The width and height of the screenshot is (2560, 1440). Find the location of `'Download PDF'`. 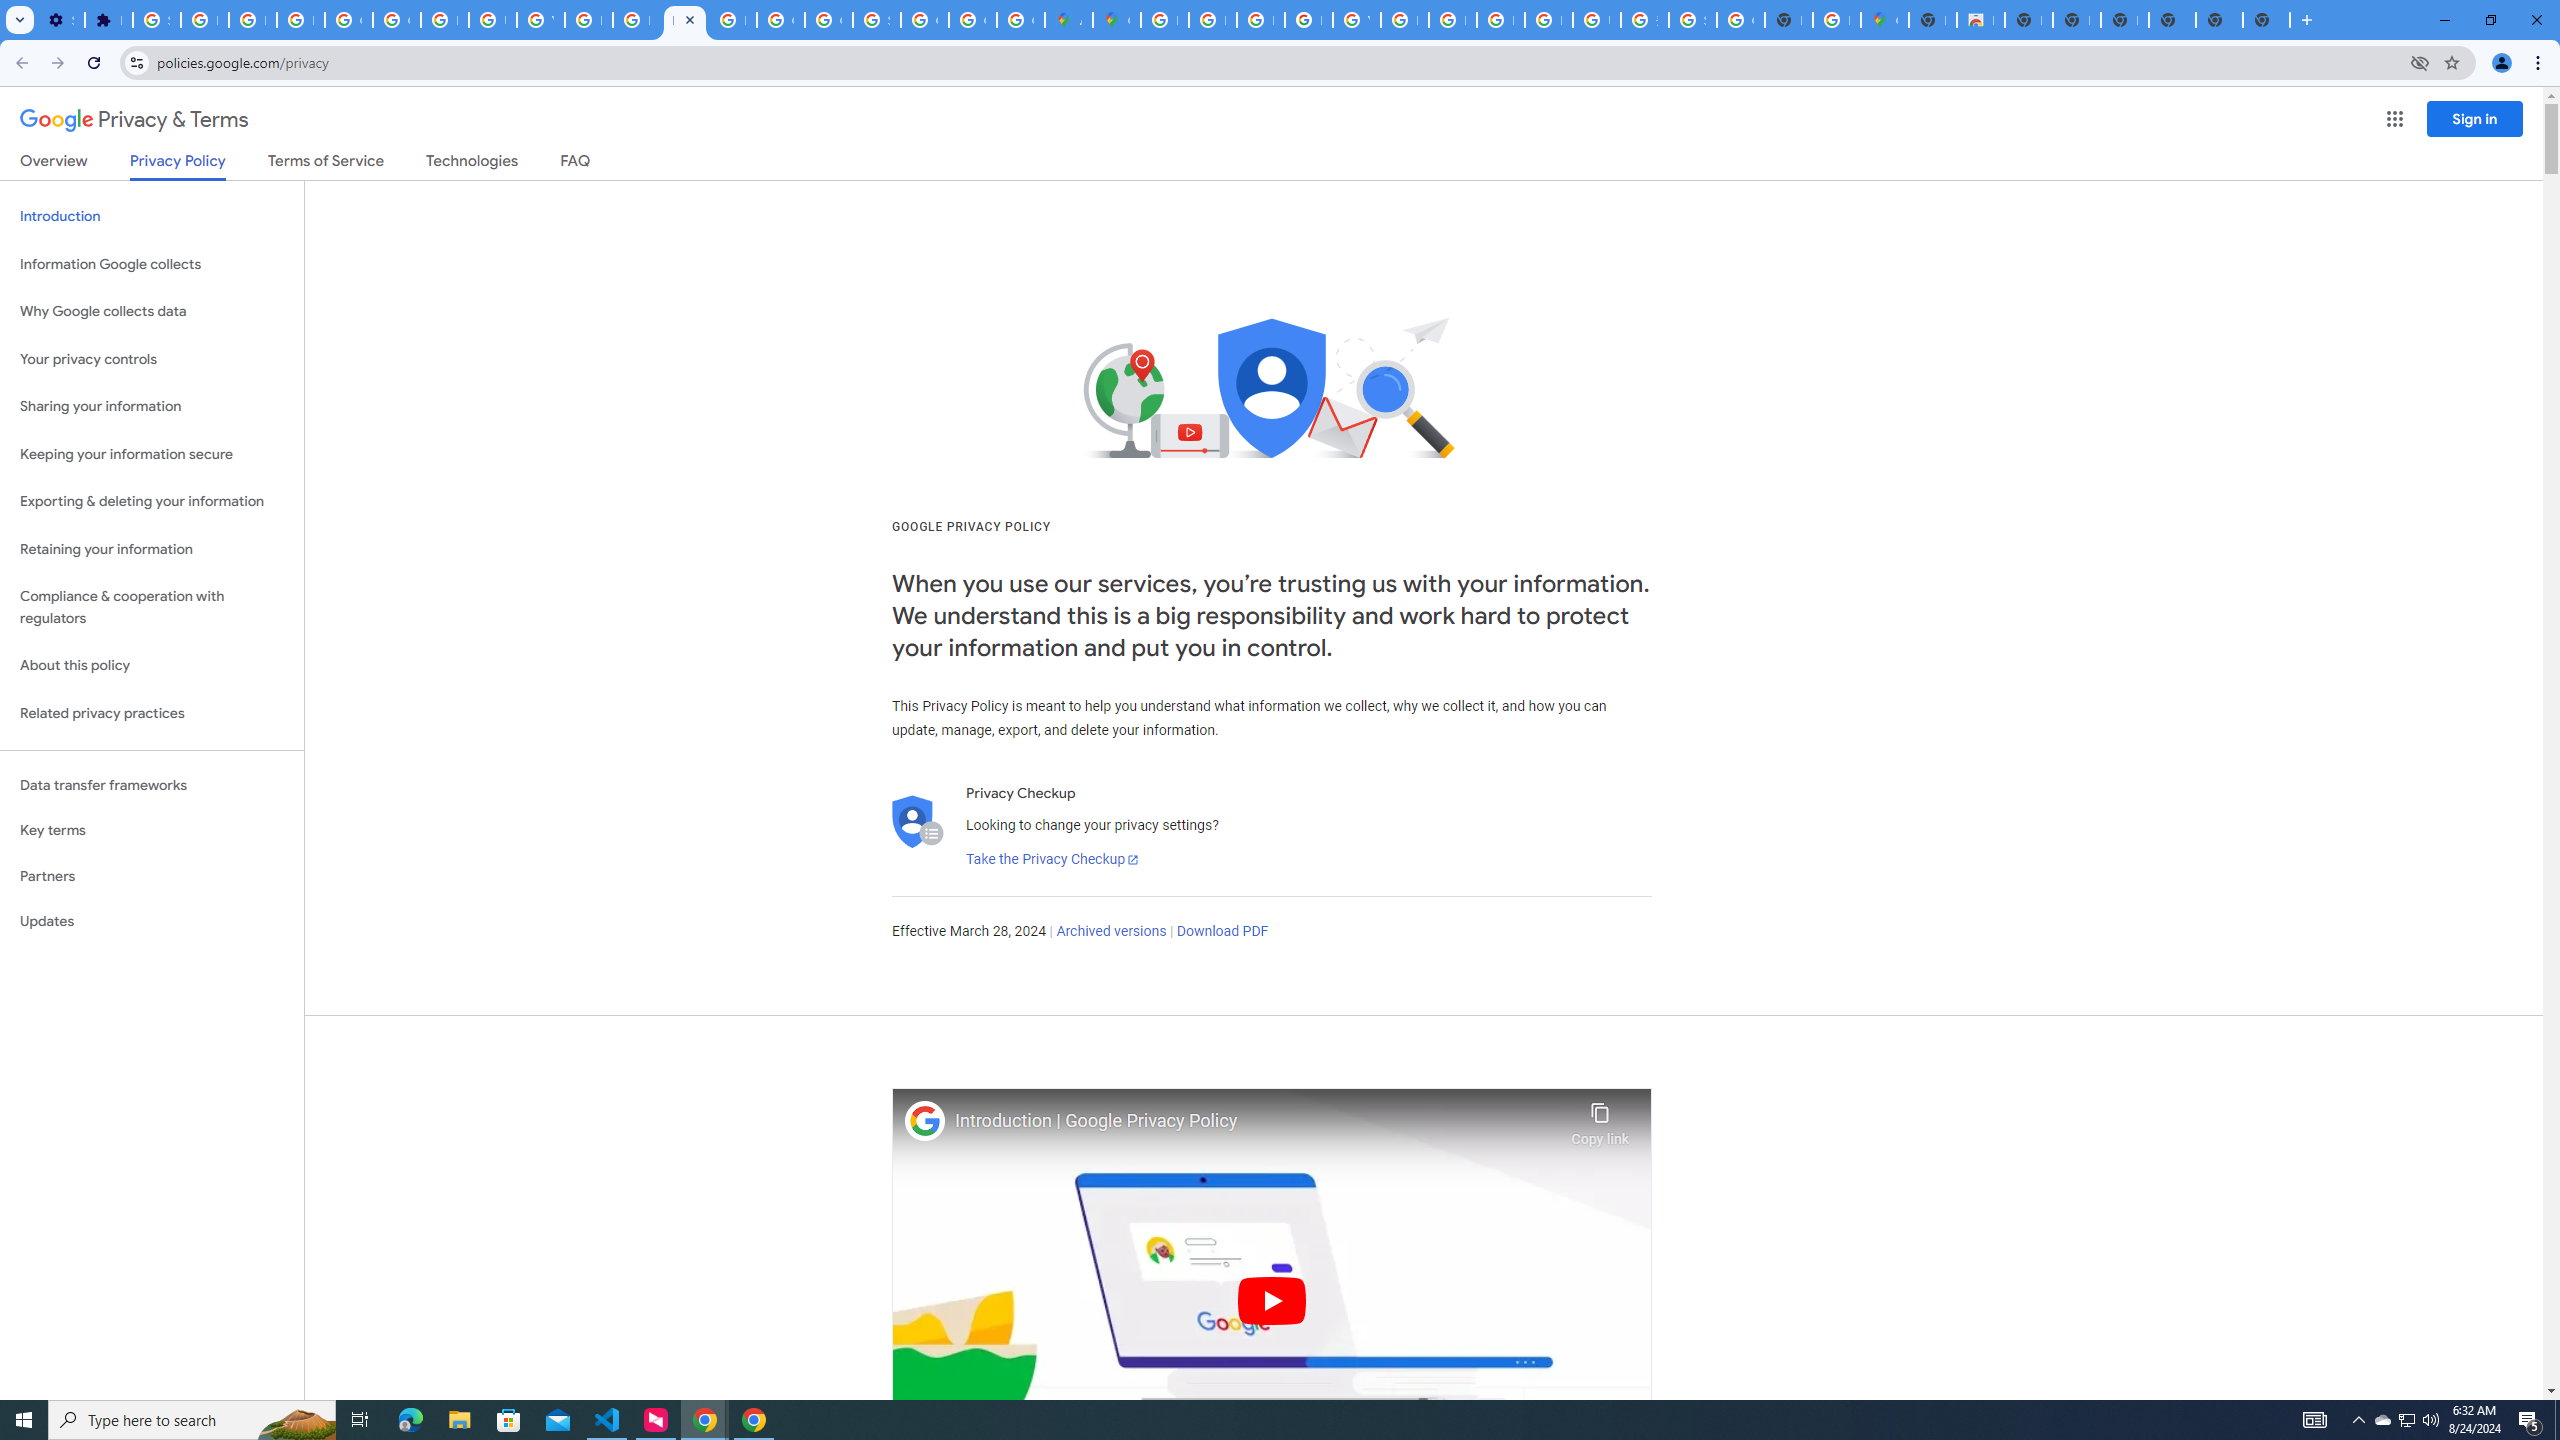

'Download PDF' is located at coordinates (1222, 930).